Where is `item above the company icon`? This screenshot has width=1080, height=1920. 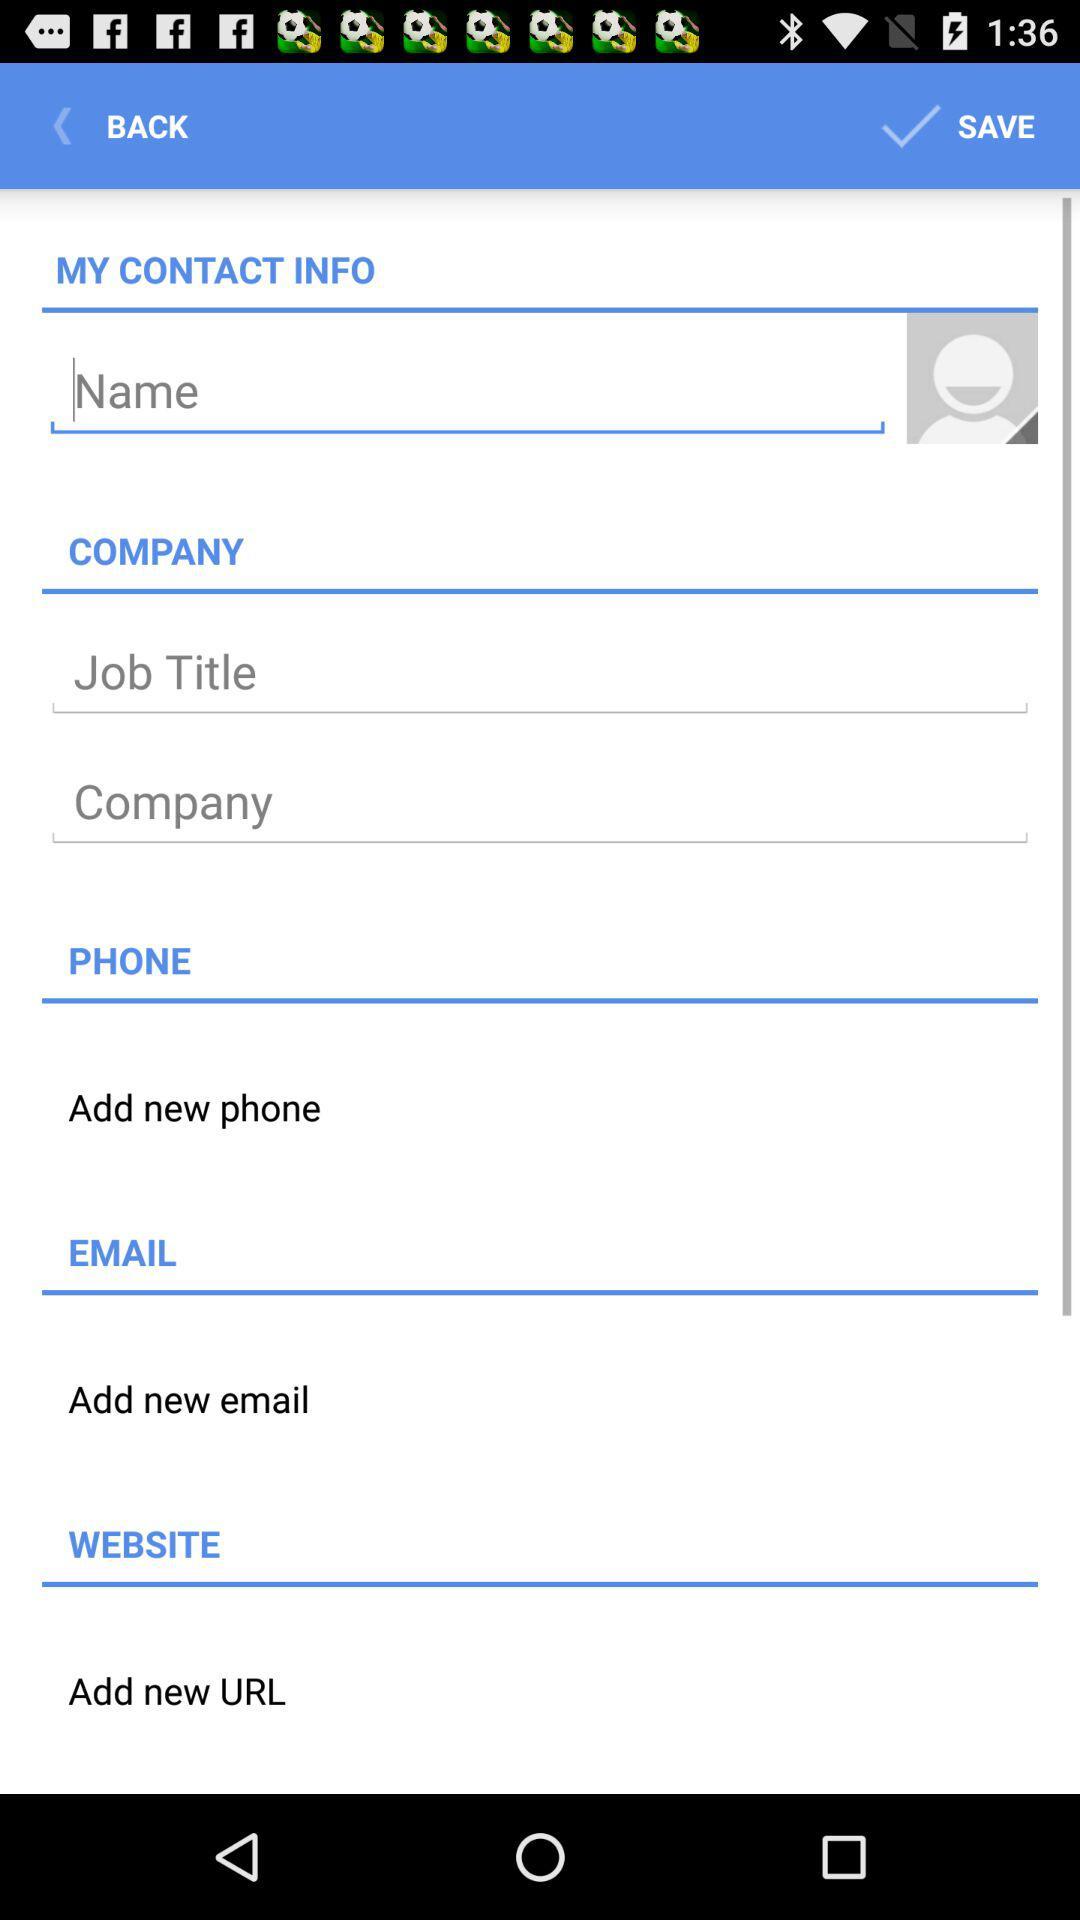 item above the company icon is located at coordinates (971, 378).